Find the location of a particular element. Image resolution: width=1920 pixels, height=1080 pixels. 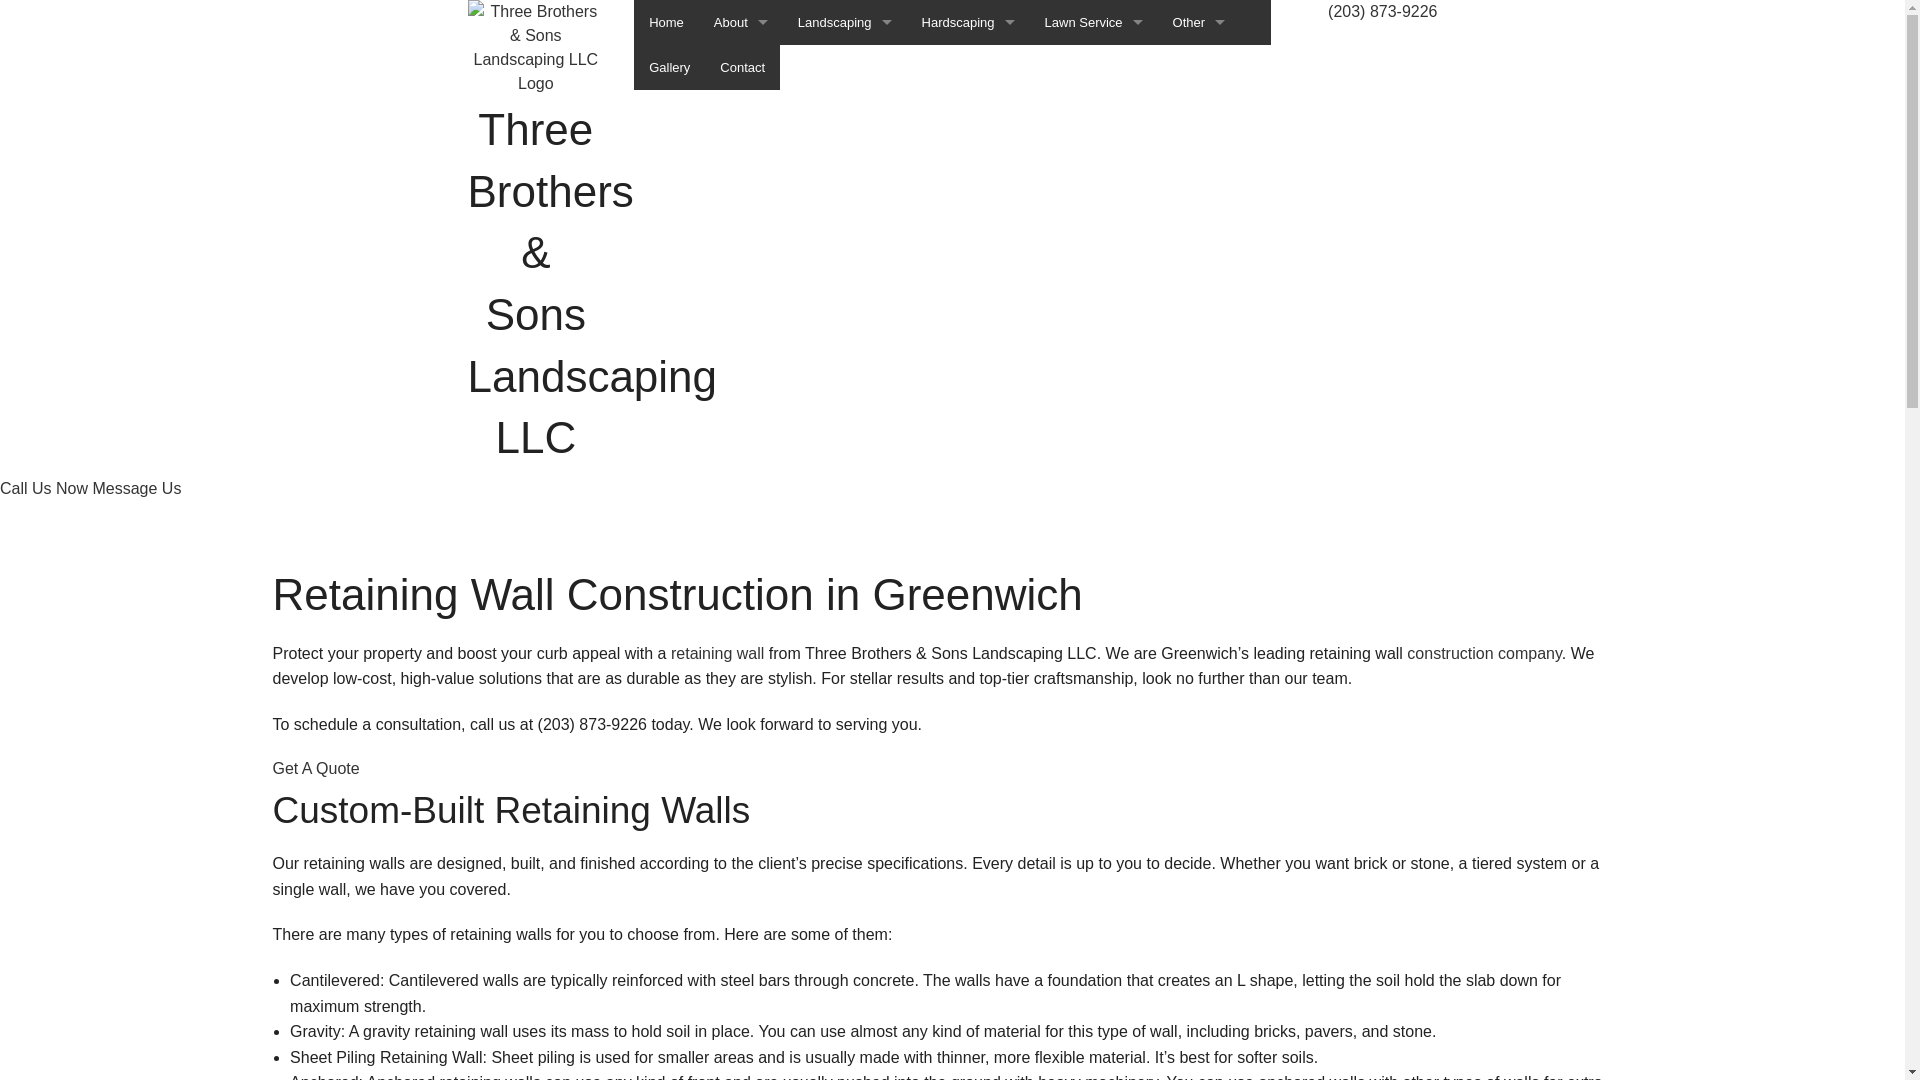

'Gallery' is located at coordinates (669, 66).